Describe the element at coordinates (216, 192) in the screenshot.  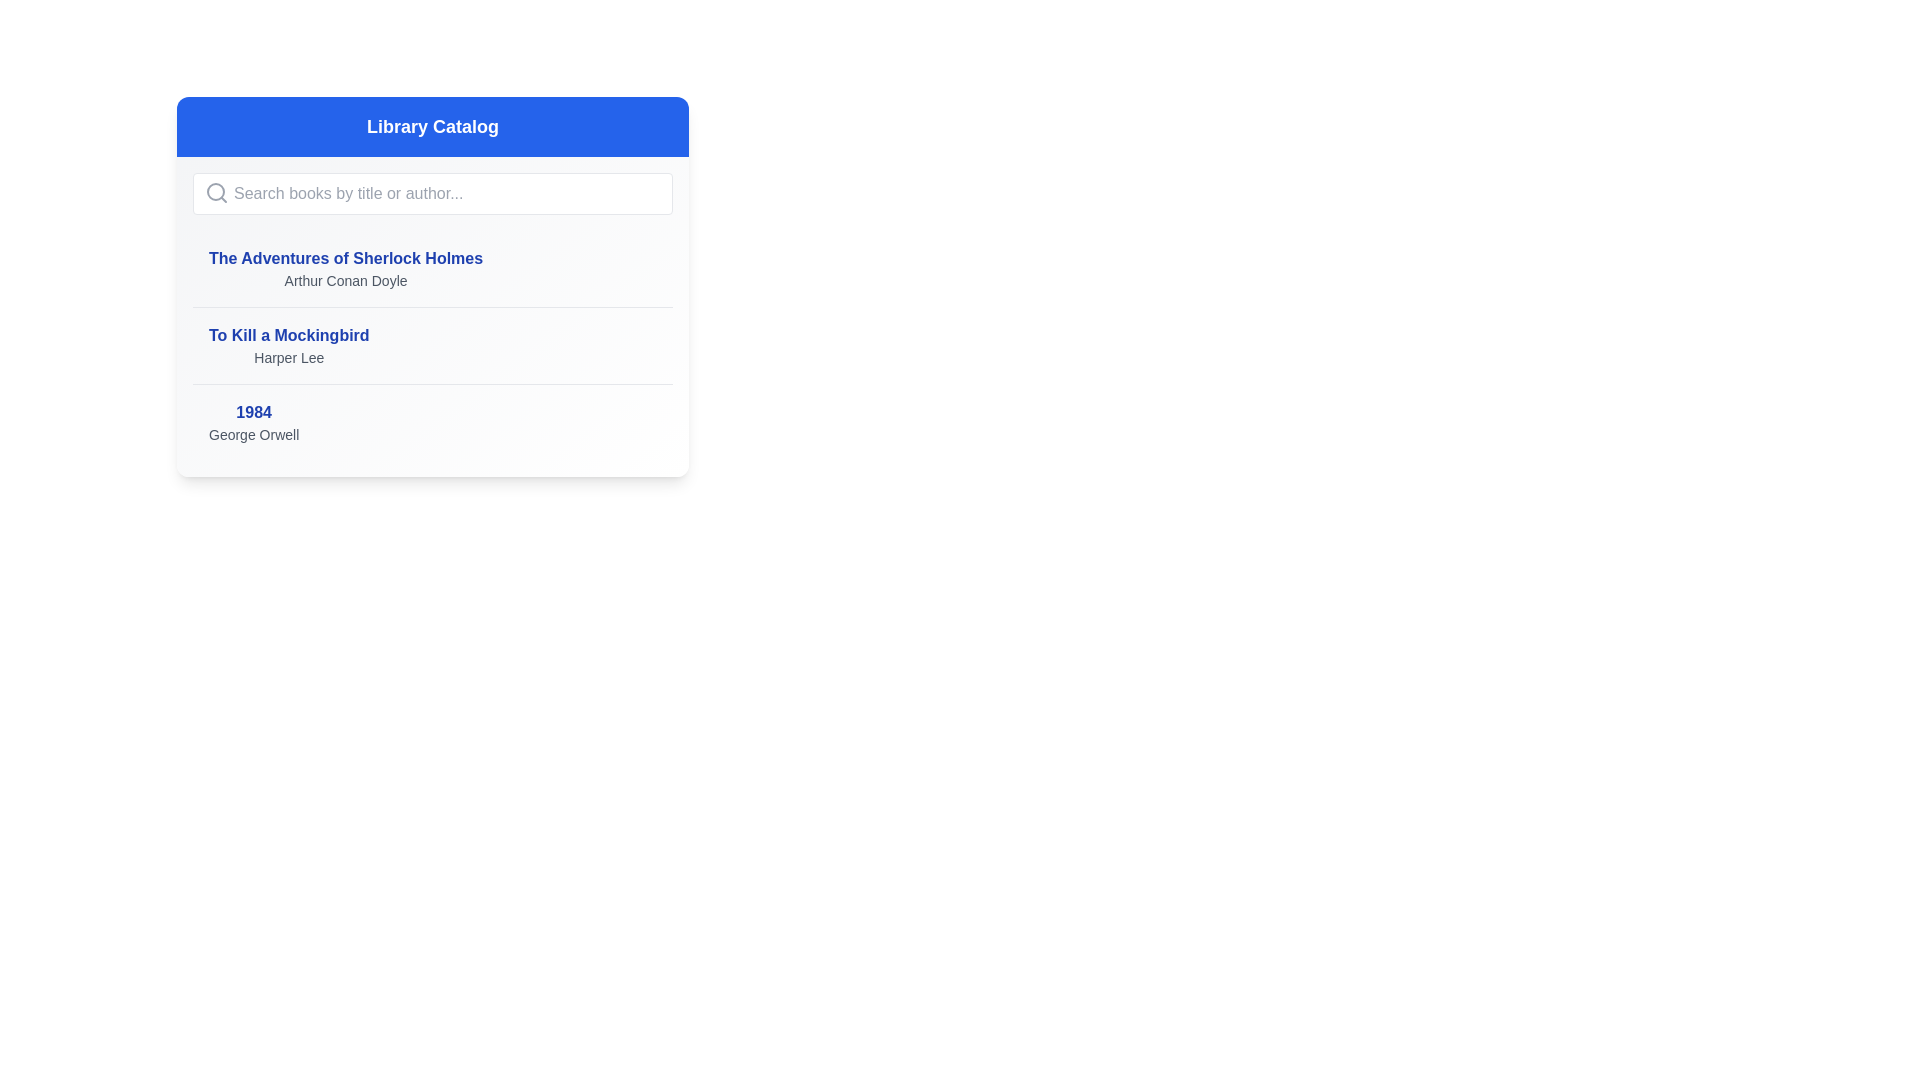
I see `the visual cue function of the search icon located at the top-left corner of the search bar, which indicates the purpose of the adjacent text input field for typing search queries` at that location.